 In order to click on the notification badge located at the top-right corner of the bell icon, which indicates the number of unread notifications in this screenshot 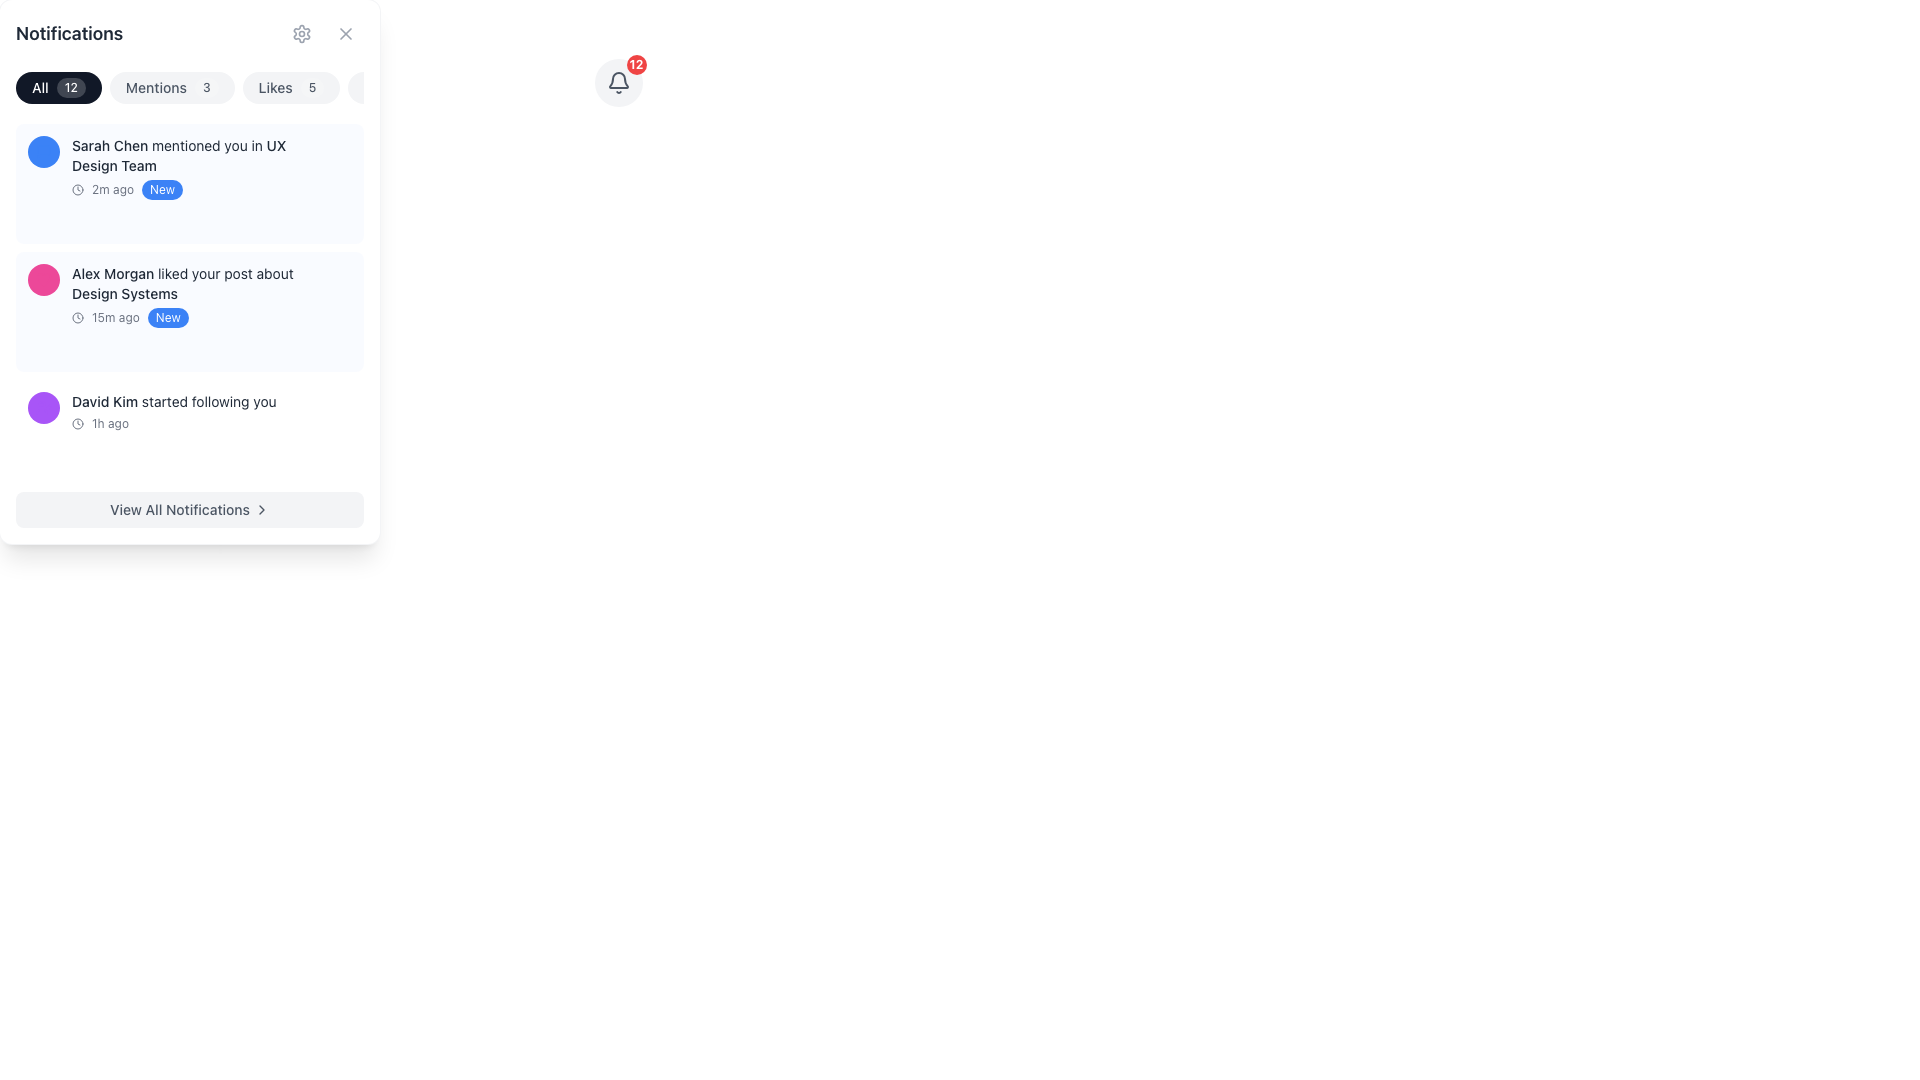, I will do `click(617, 82)`.